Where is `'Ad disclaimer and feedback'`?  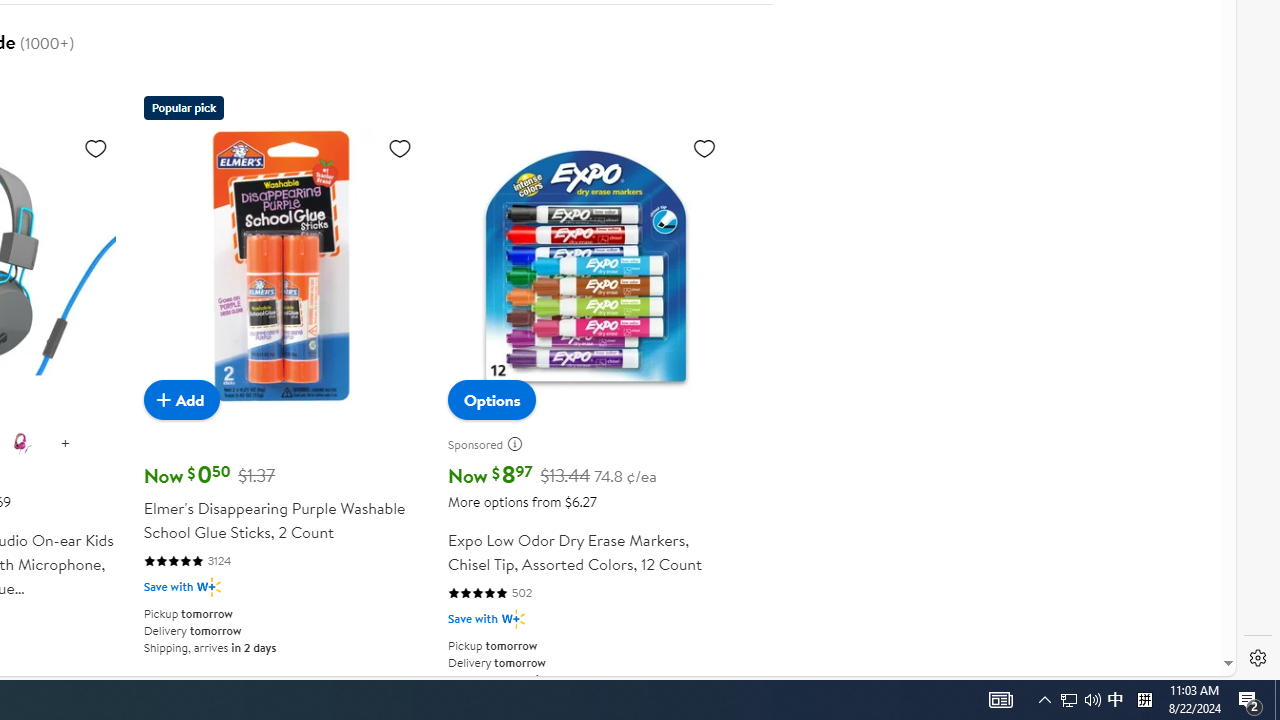
'Ad disclaimer and feedback' is located at coordinates (521, 443).